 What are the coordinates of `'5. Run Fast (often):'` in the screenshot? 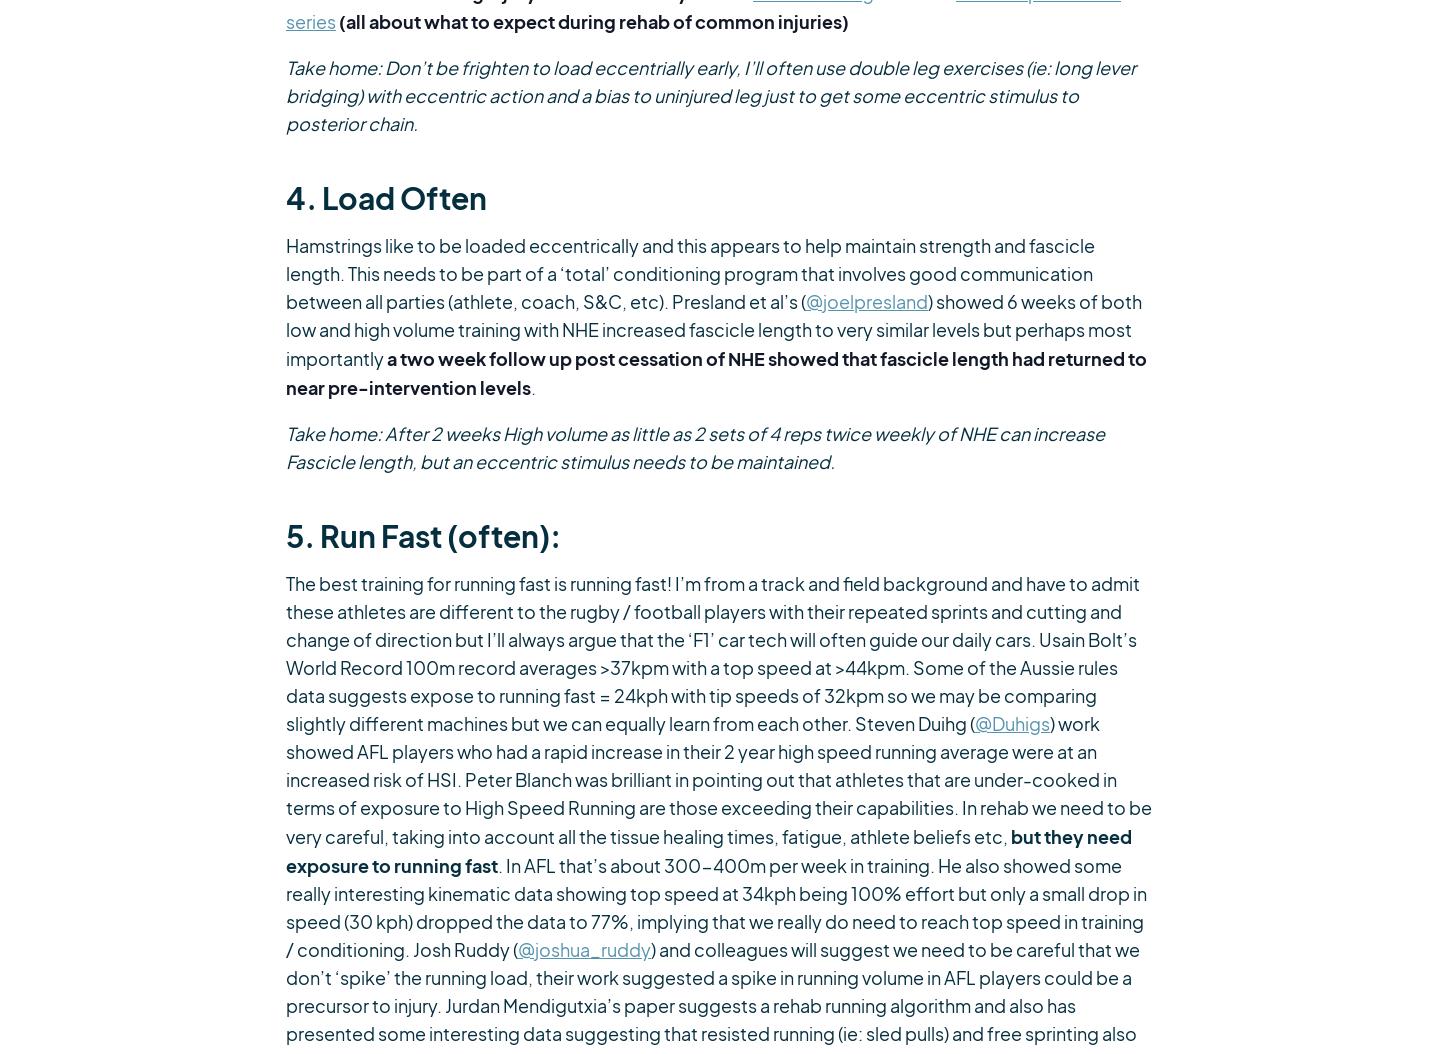 It's located at (423, 535).